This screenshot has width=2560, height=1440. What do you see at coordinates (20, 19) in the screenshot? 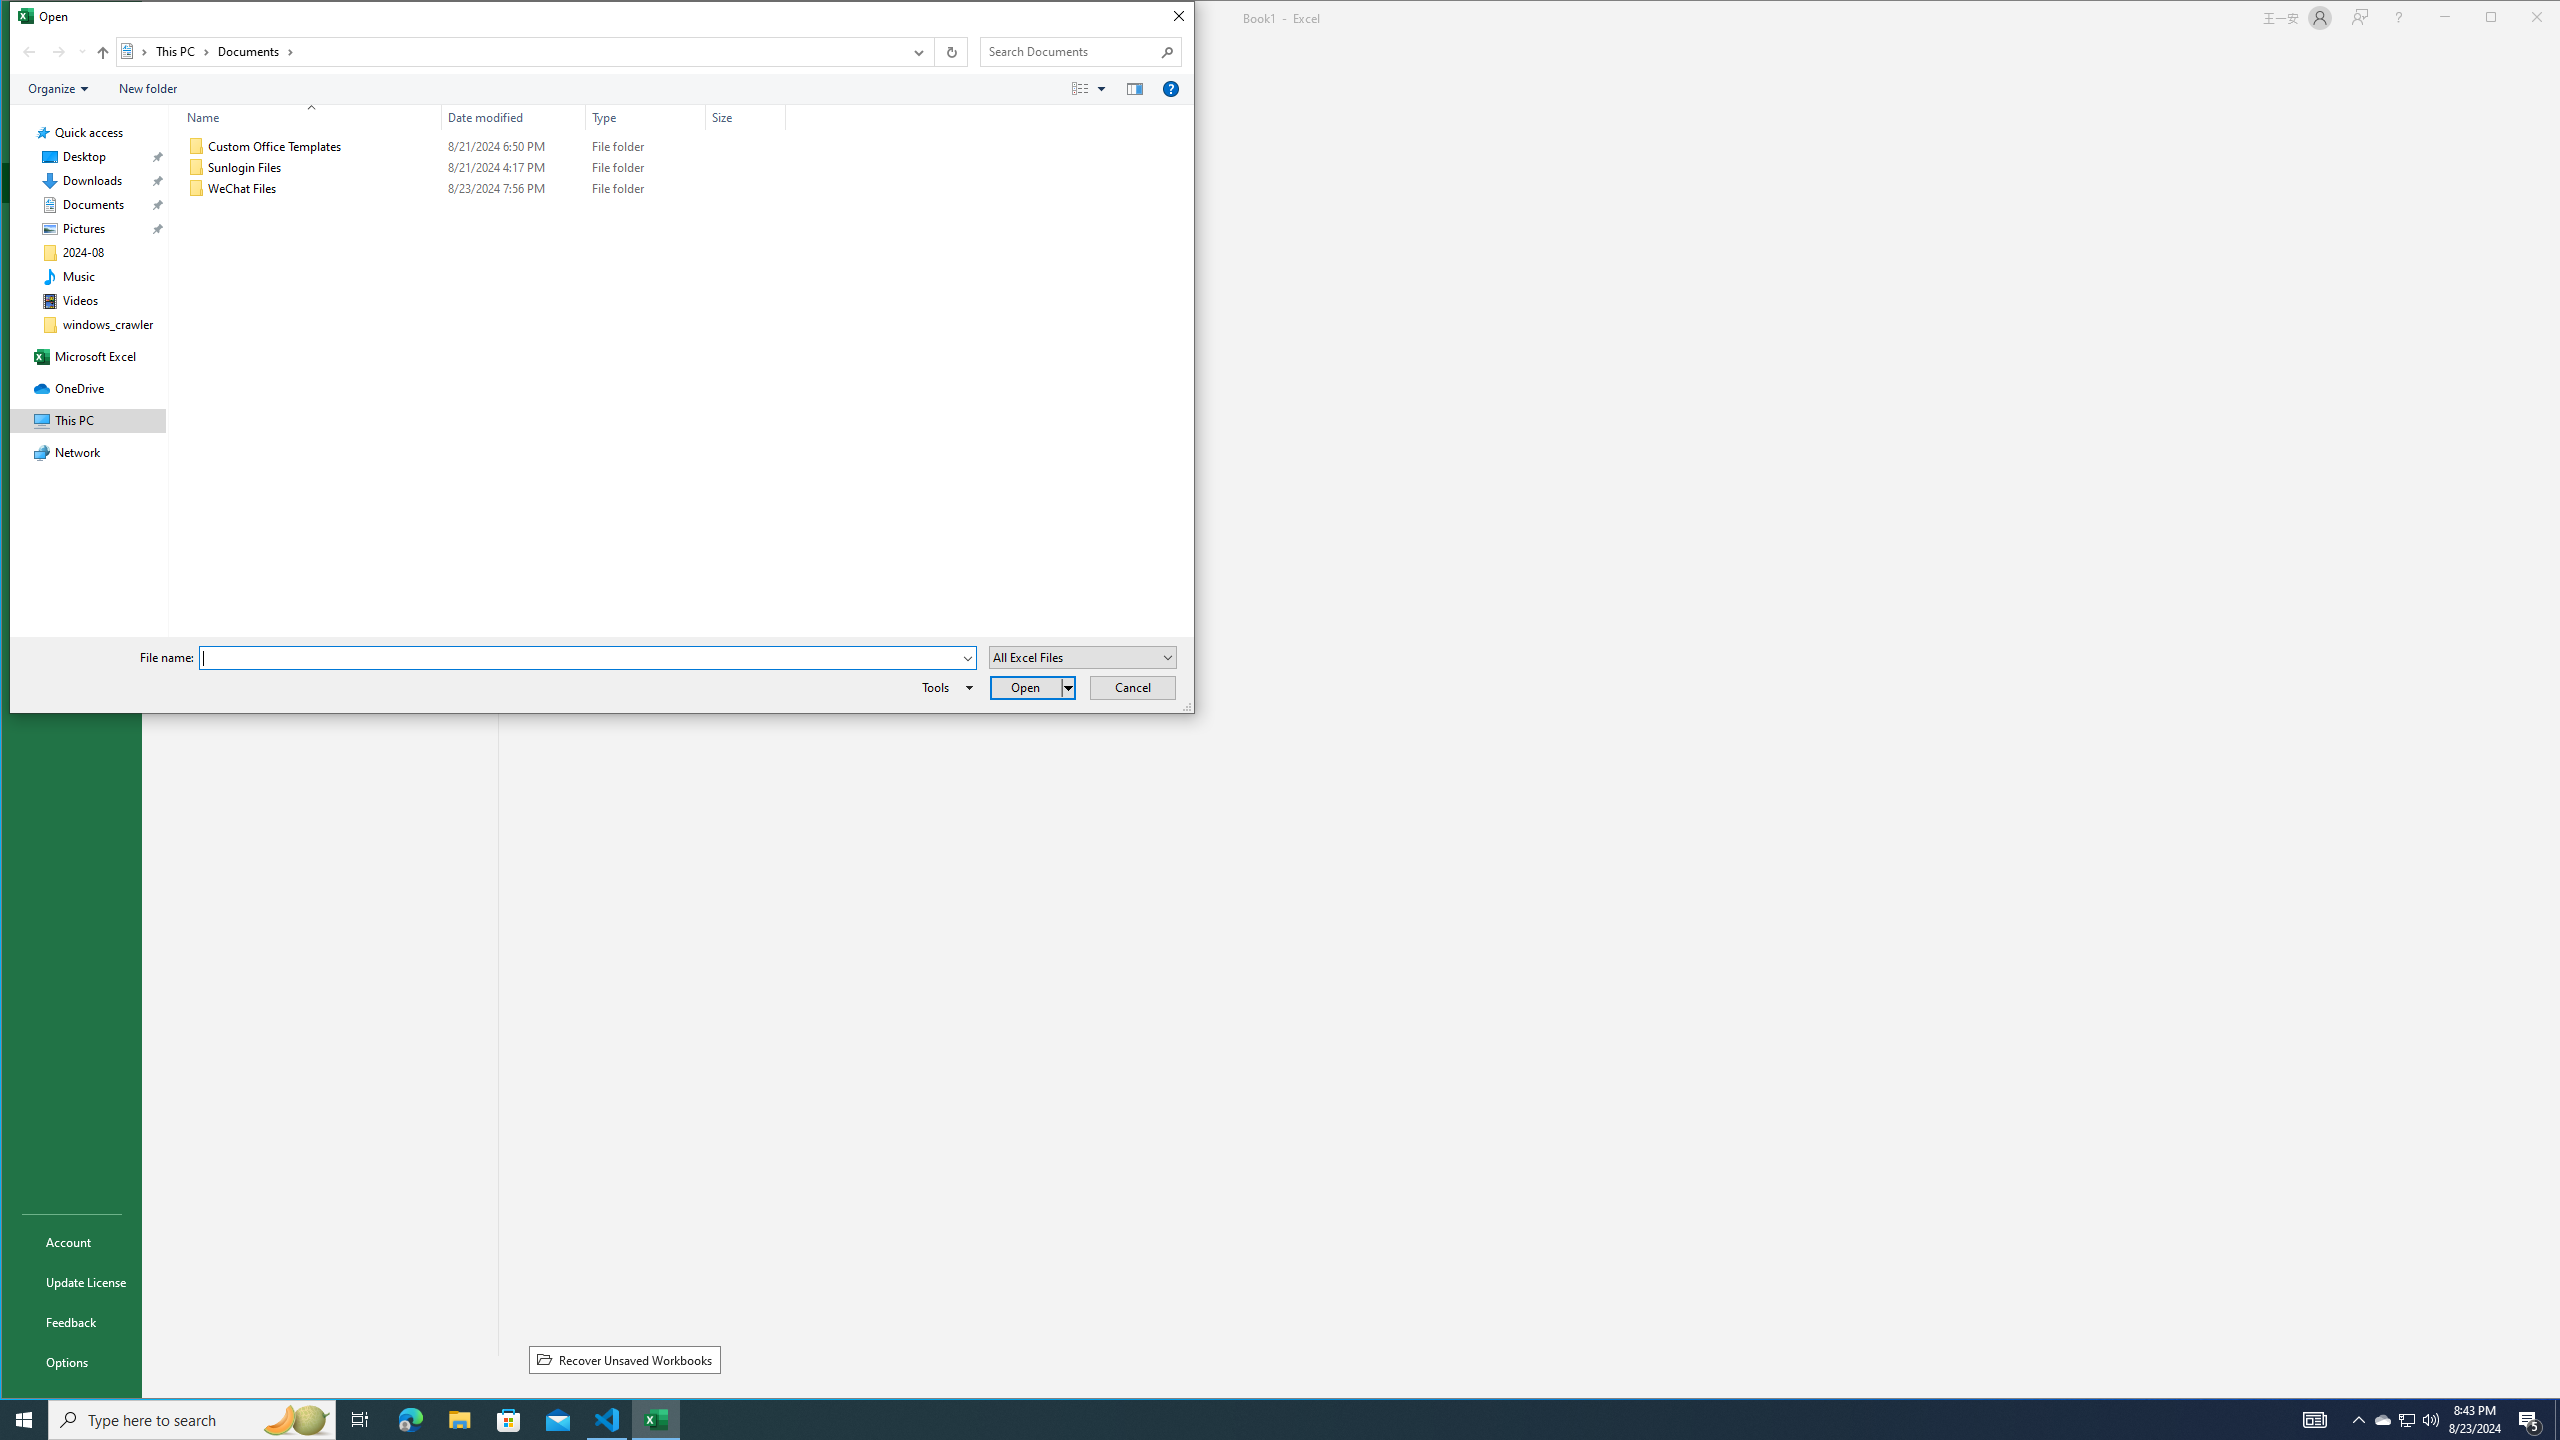
I see `'System'` at bounding box center [20, 19].